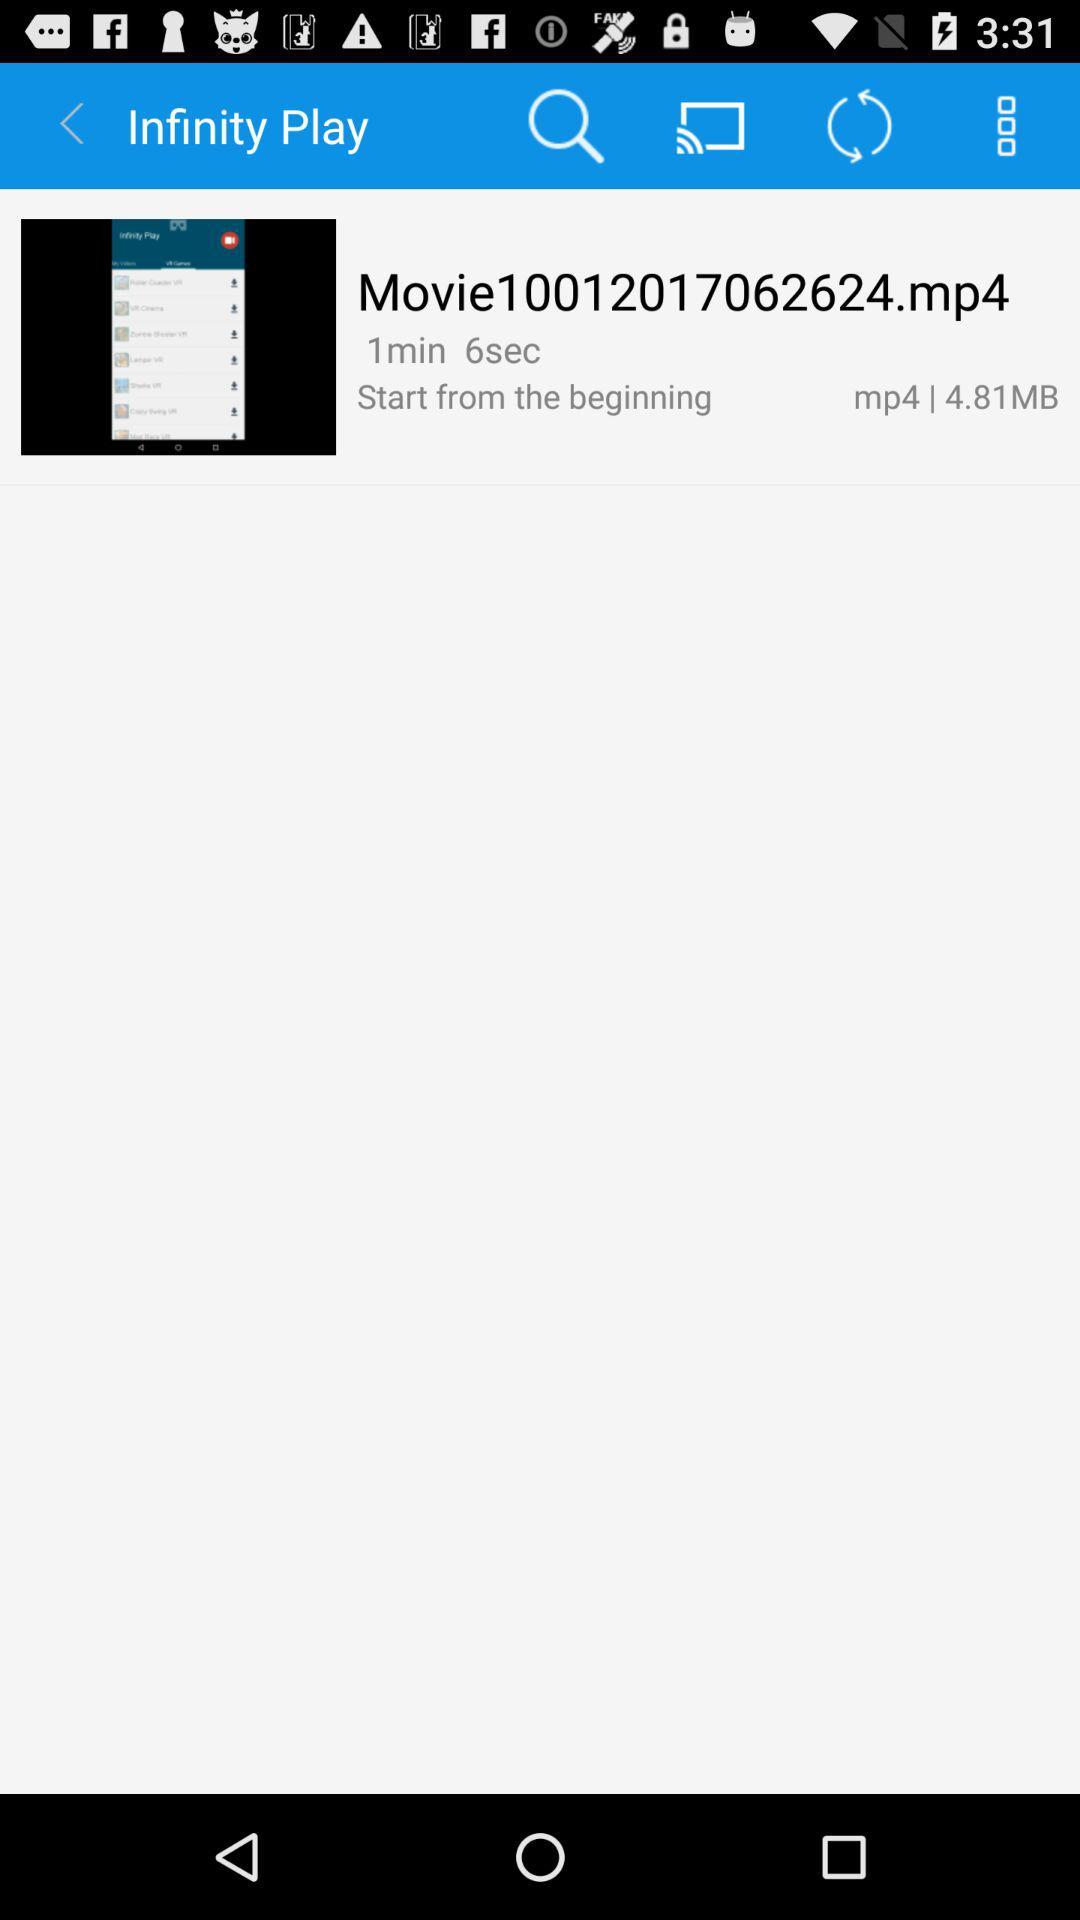  I want to click on app next to the mp4 | 4.81mb item, so click(593, 395).